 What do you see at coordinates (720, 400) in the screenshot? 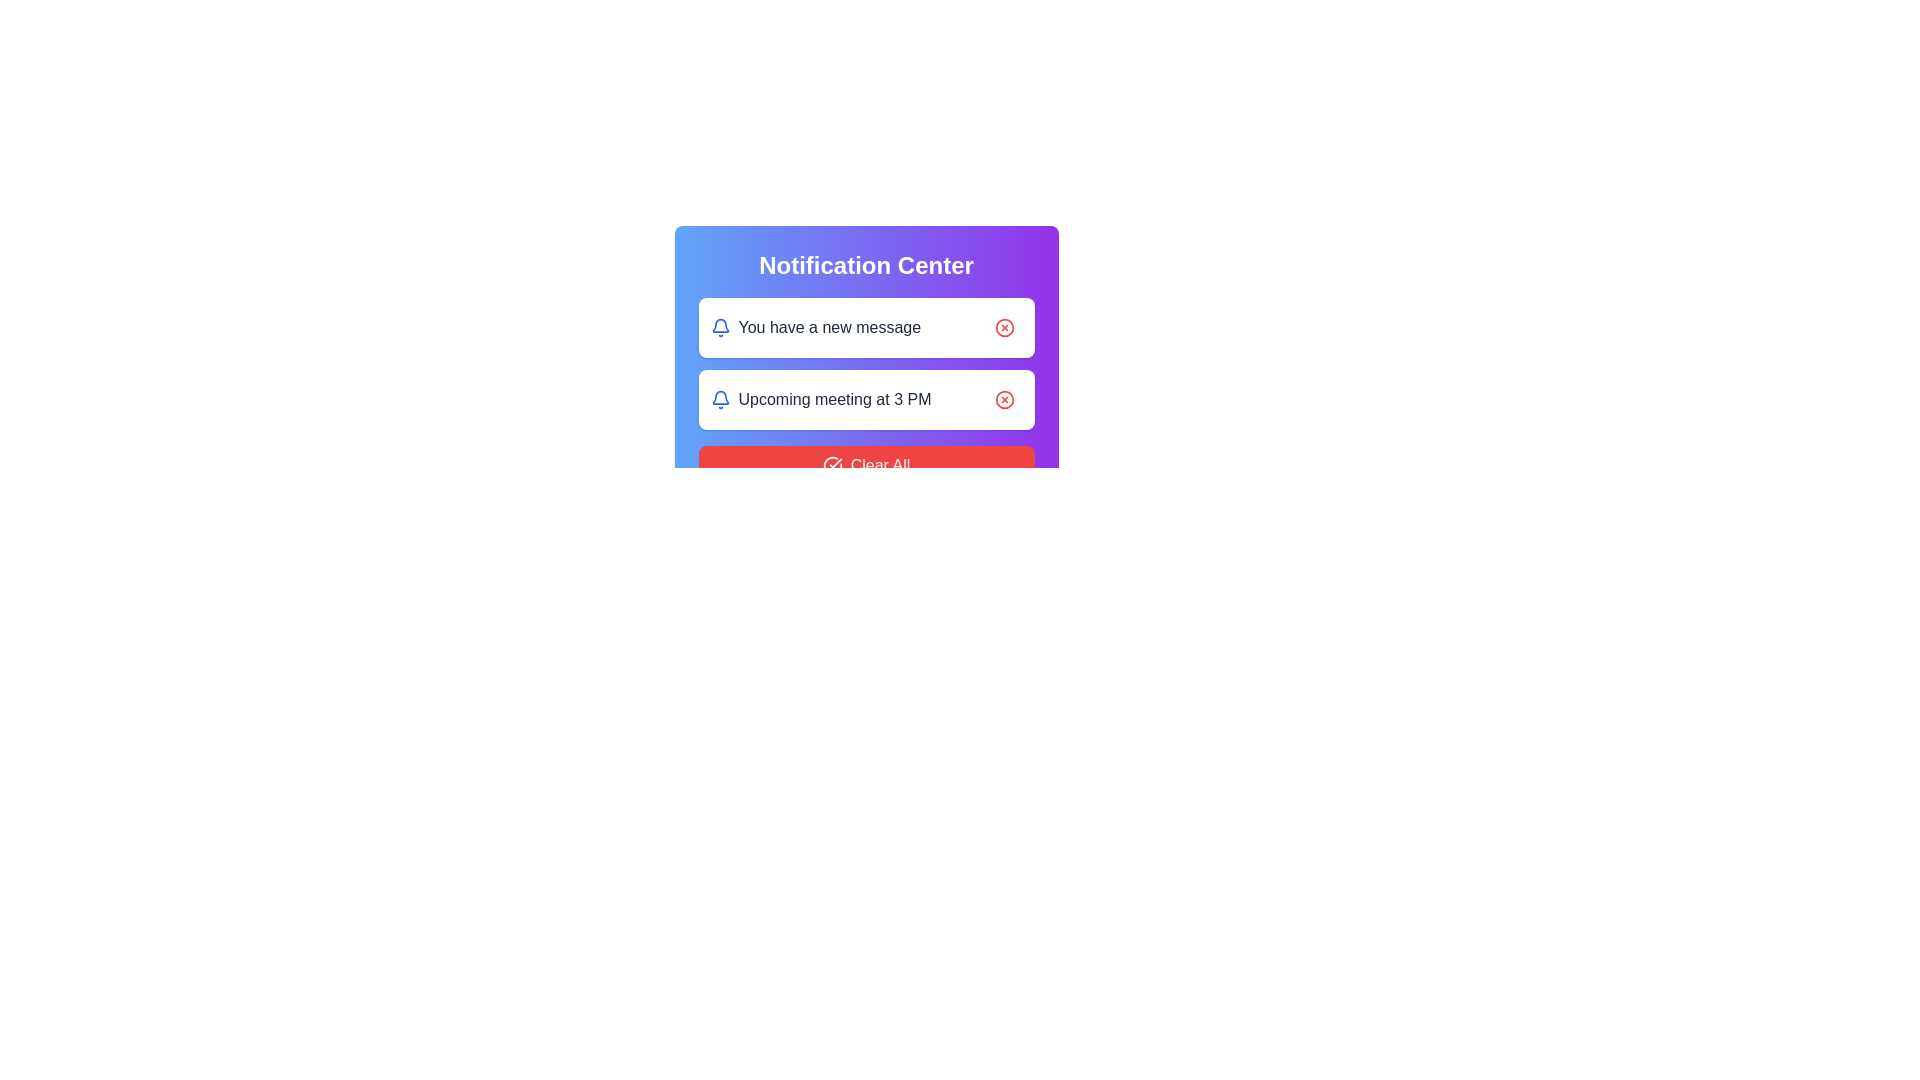
I see `the bell icon indicating alerts or notifications located to the left of the text 'Upcoming meeting at 3 PM' in the second entry of the notification panel` at bounding box center [720, 400].